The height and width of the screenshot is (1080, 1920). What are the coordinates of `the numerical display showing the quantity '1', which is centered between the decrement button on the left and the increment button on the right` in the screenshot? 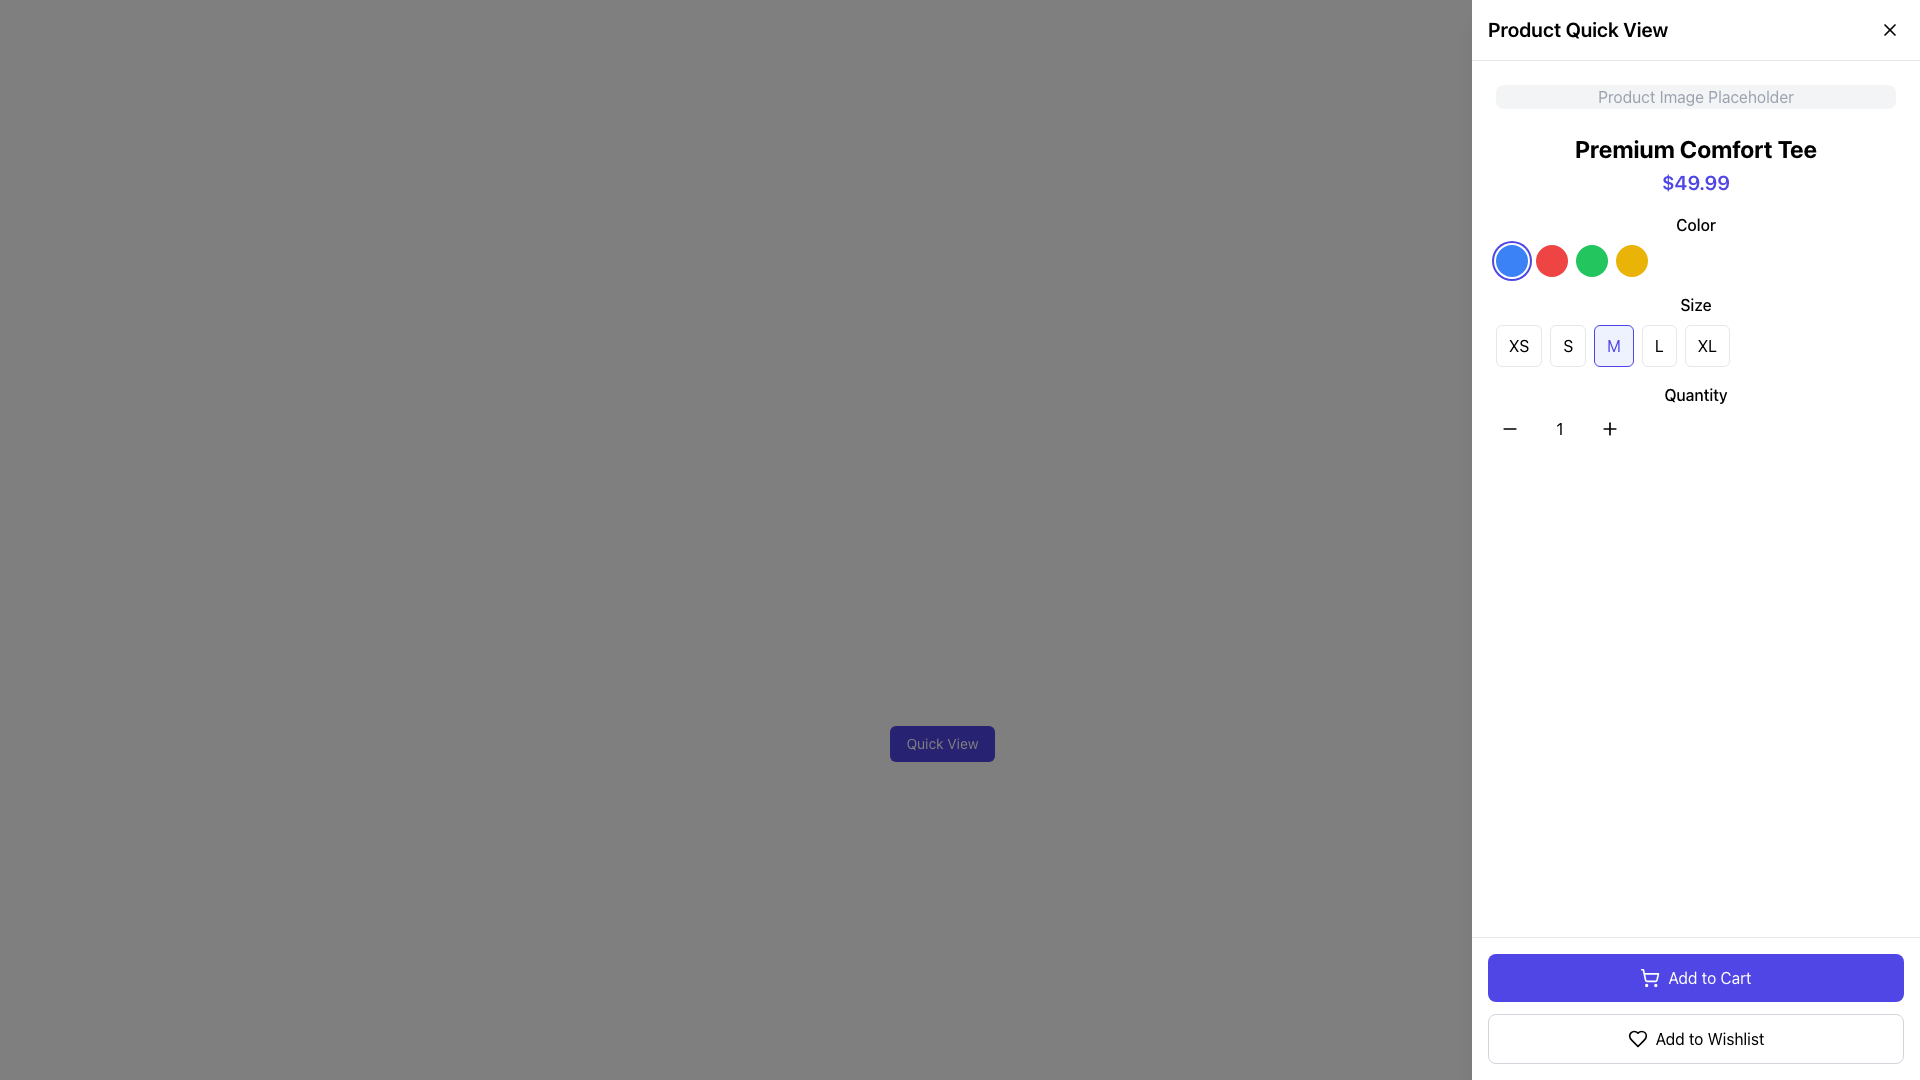 It's located at (1559, 427).